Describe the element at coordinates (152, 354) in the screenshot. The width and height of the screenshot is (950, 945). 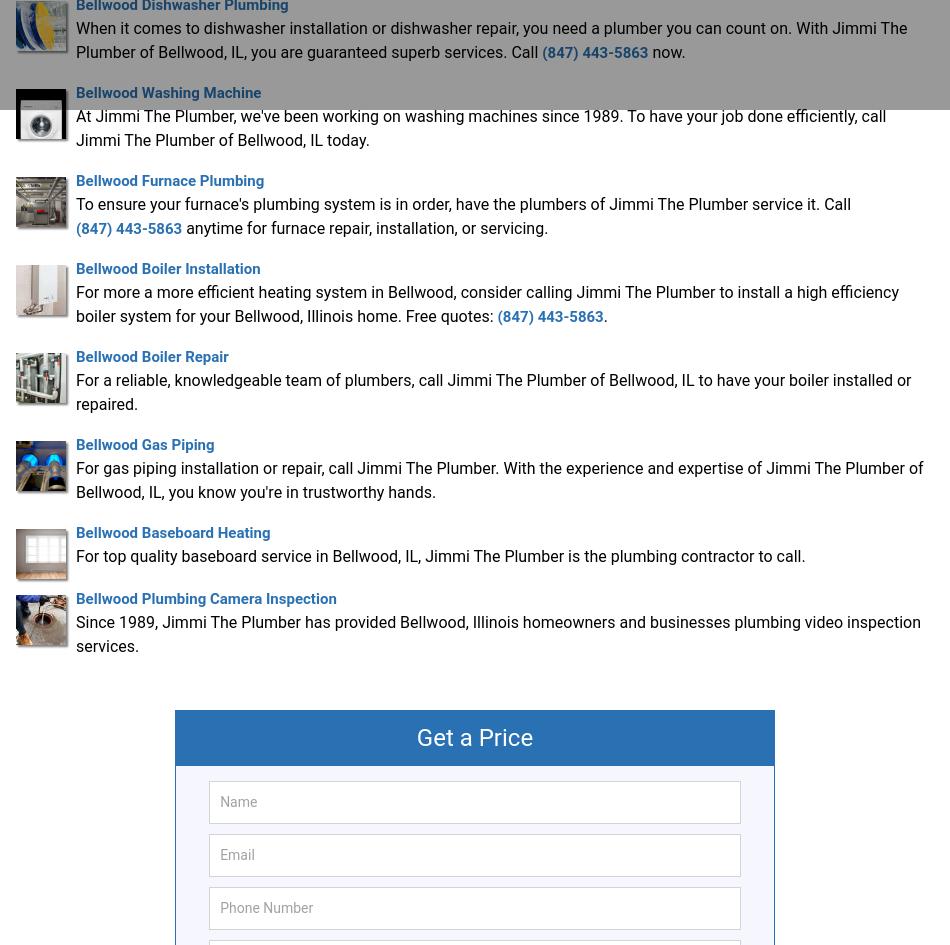
I see `'Bellwood Boiler Repair'` at that location.